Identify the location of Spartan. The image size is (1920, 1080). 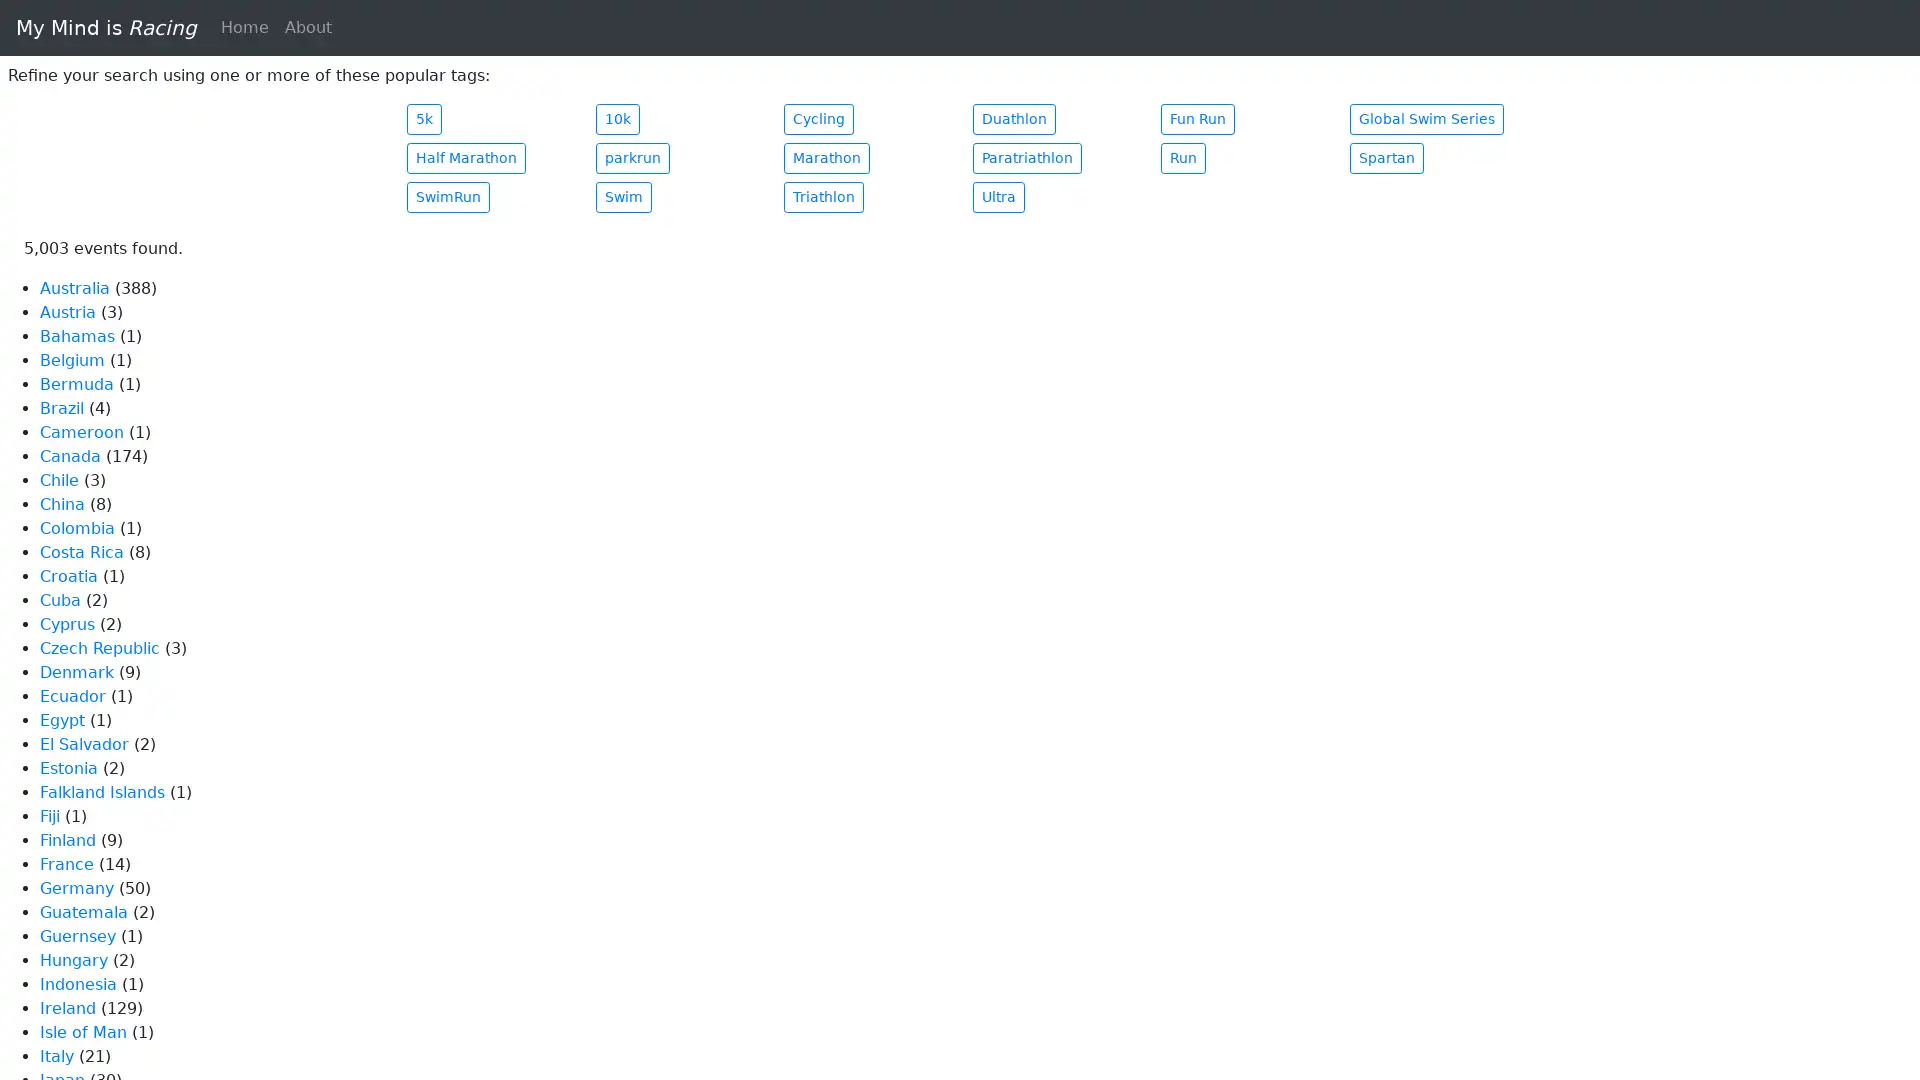
(1385, 157).